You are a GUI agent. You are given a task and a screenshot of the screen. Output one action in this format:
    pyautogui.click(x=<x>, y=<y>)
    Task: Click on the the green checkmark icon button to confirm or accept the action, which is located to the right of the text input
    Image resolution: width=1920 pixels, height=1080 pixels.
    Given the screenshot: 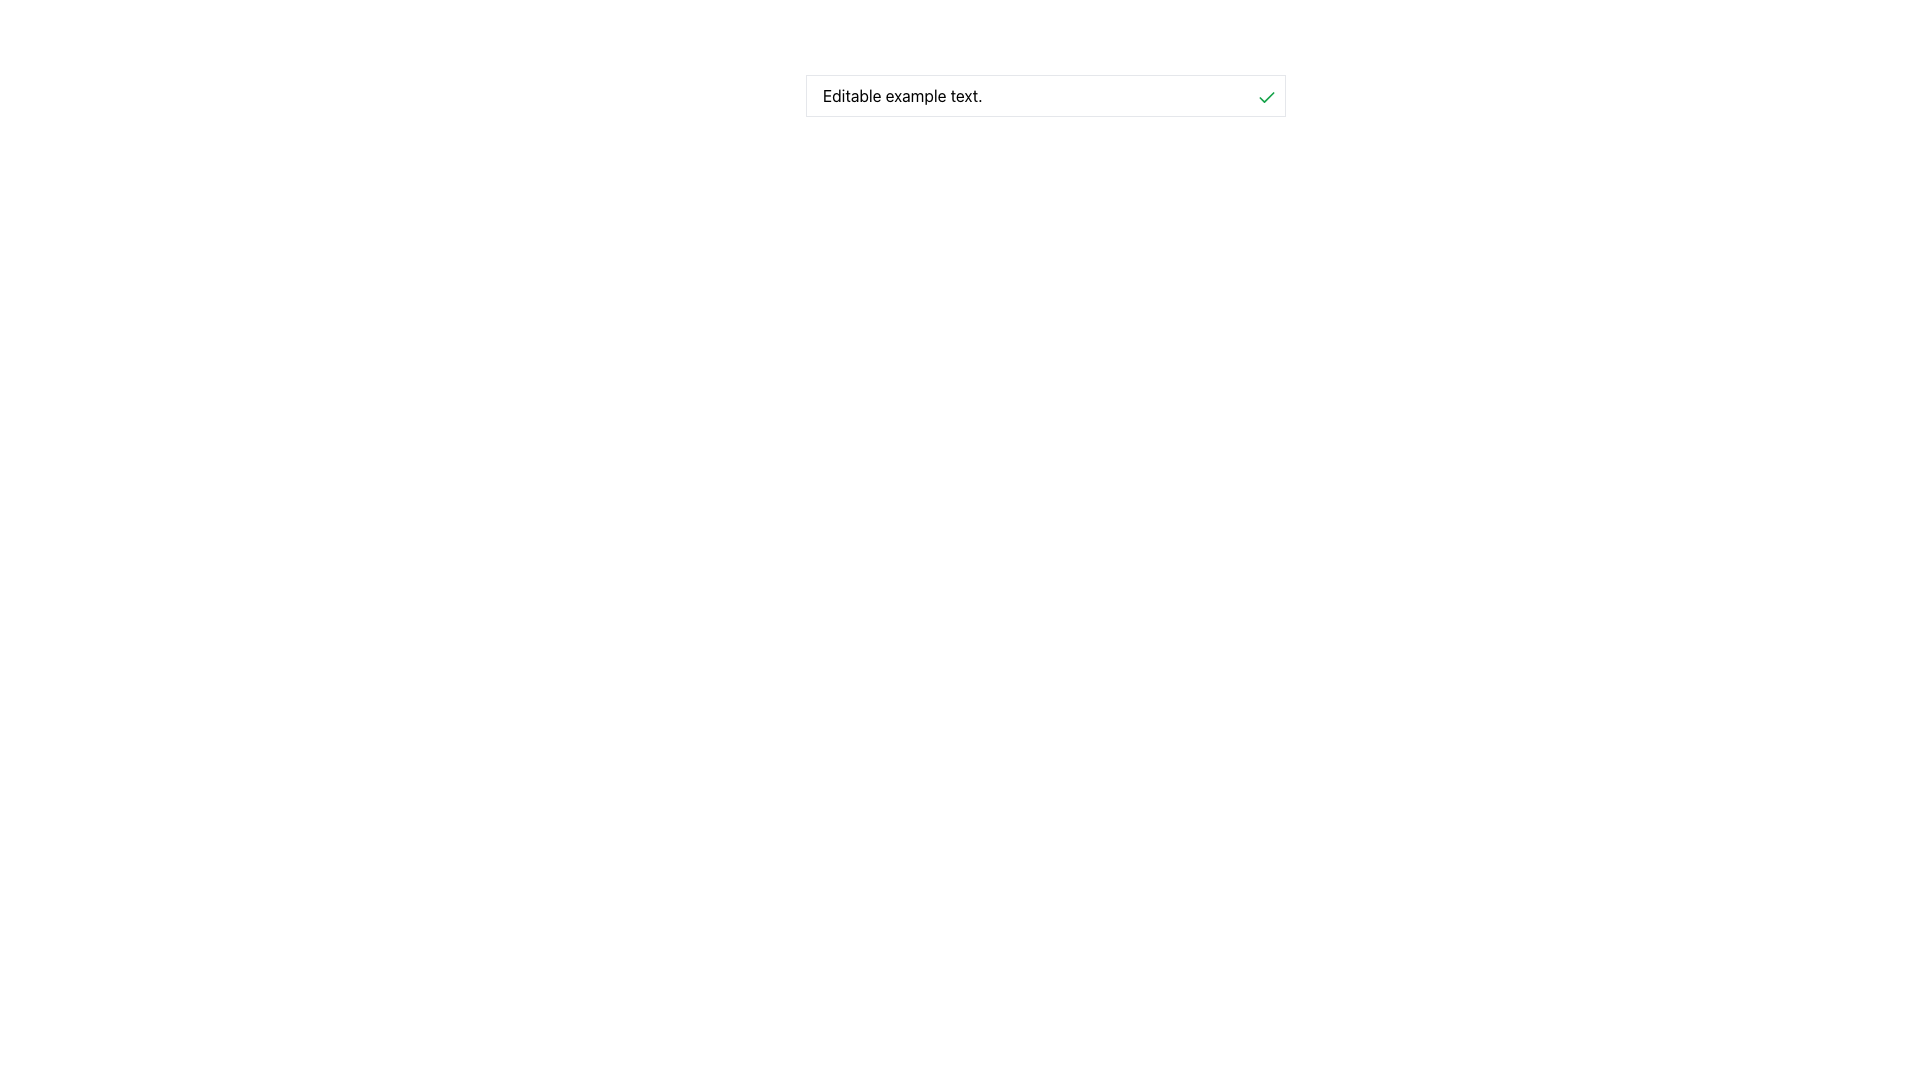 What is the action you would take?
    pyautogui.click(x=1266, y=96)
    